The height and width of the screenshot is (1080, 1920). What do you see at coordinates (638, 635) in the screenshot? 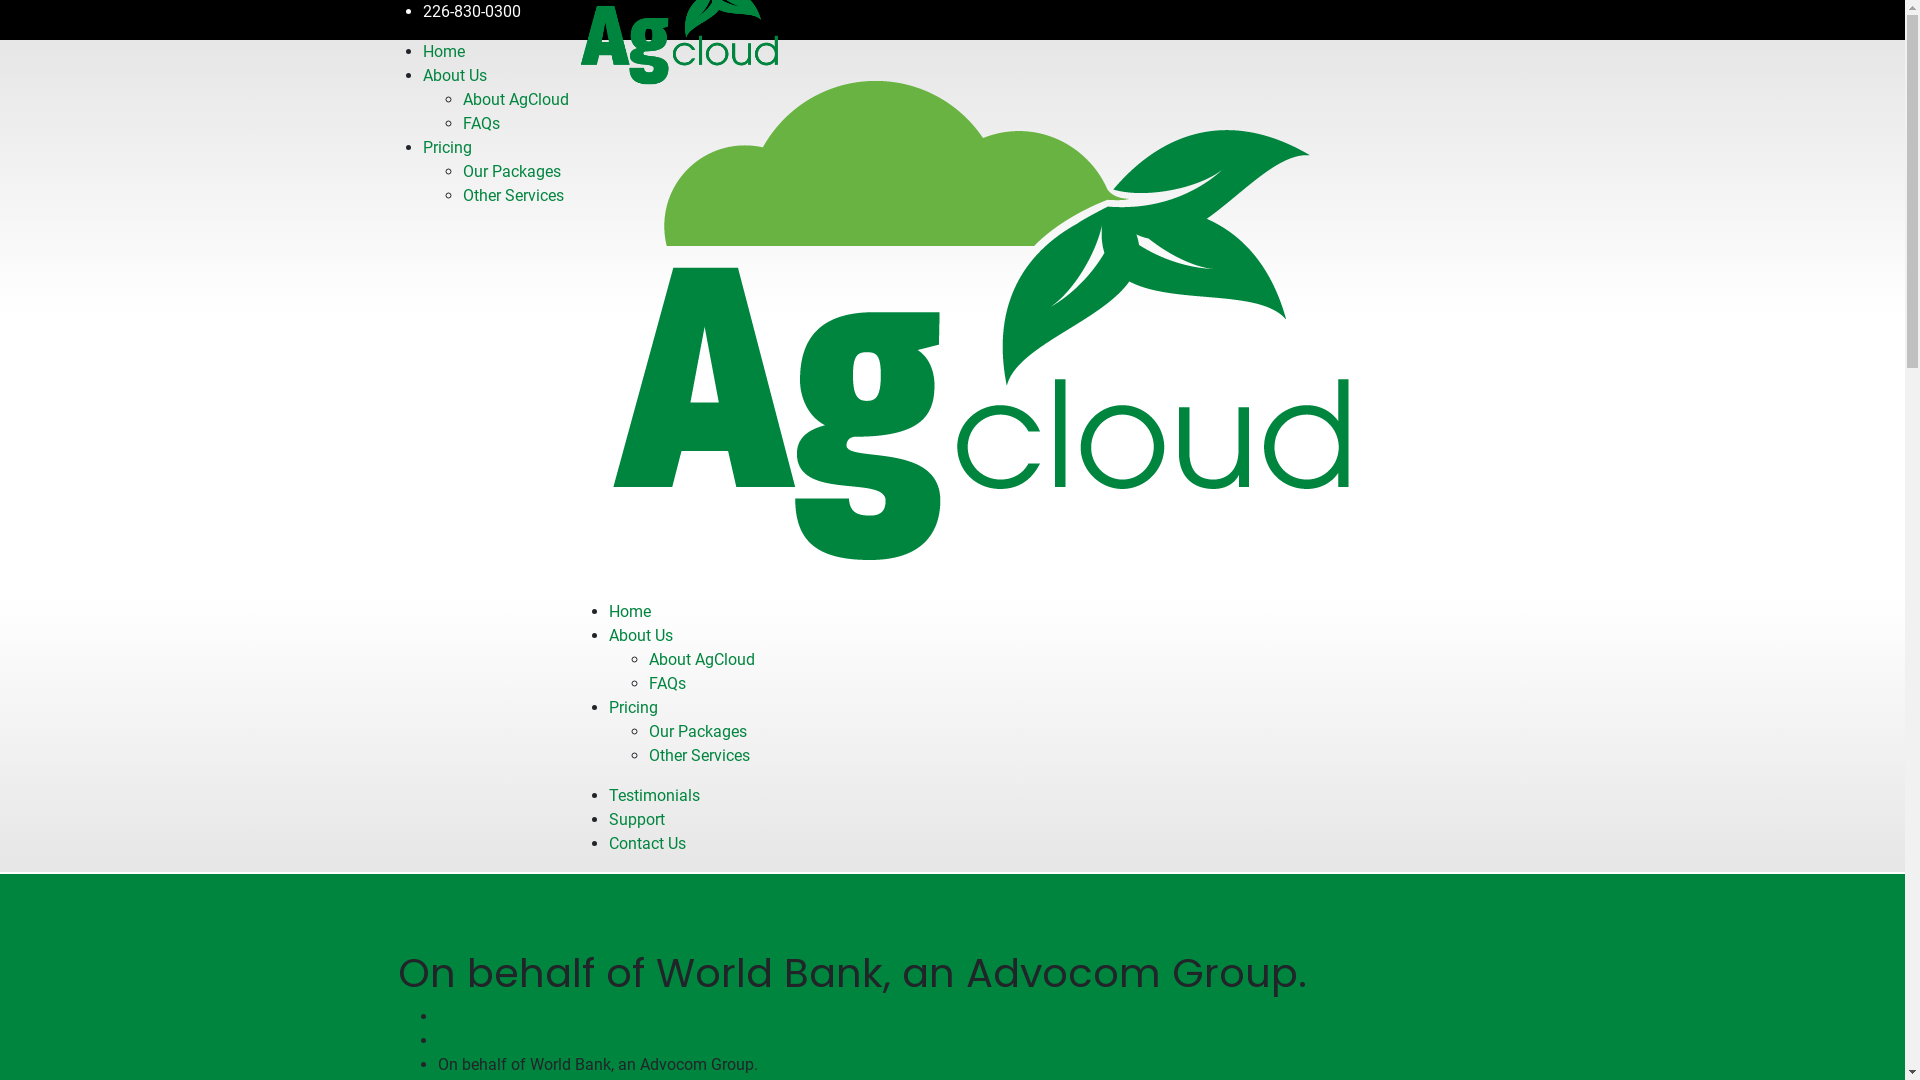
I see `'About Us'` at bounding box center [638, 635].